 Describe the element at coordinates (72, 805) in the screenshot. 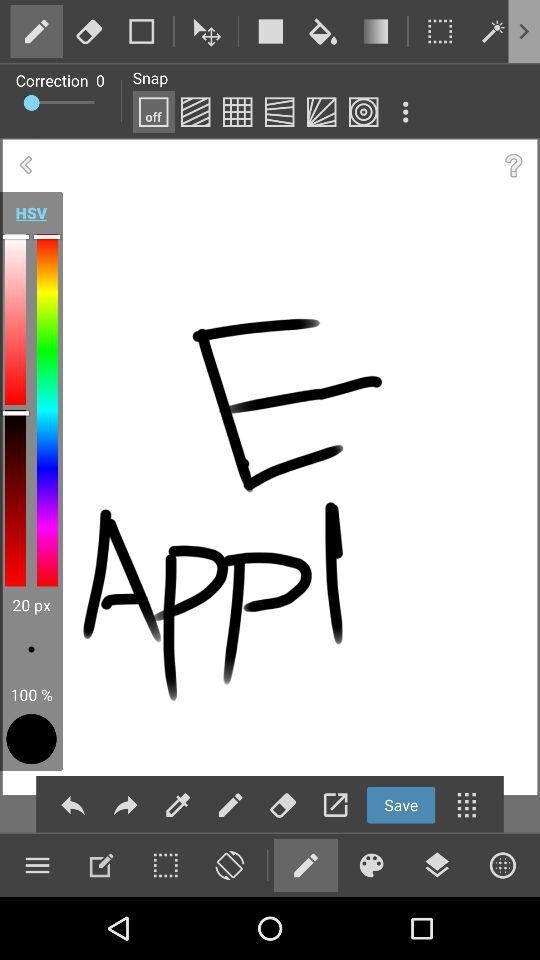

I see `back ward` at that location.